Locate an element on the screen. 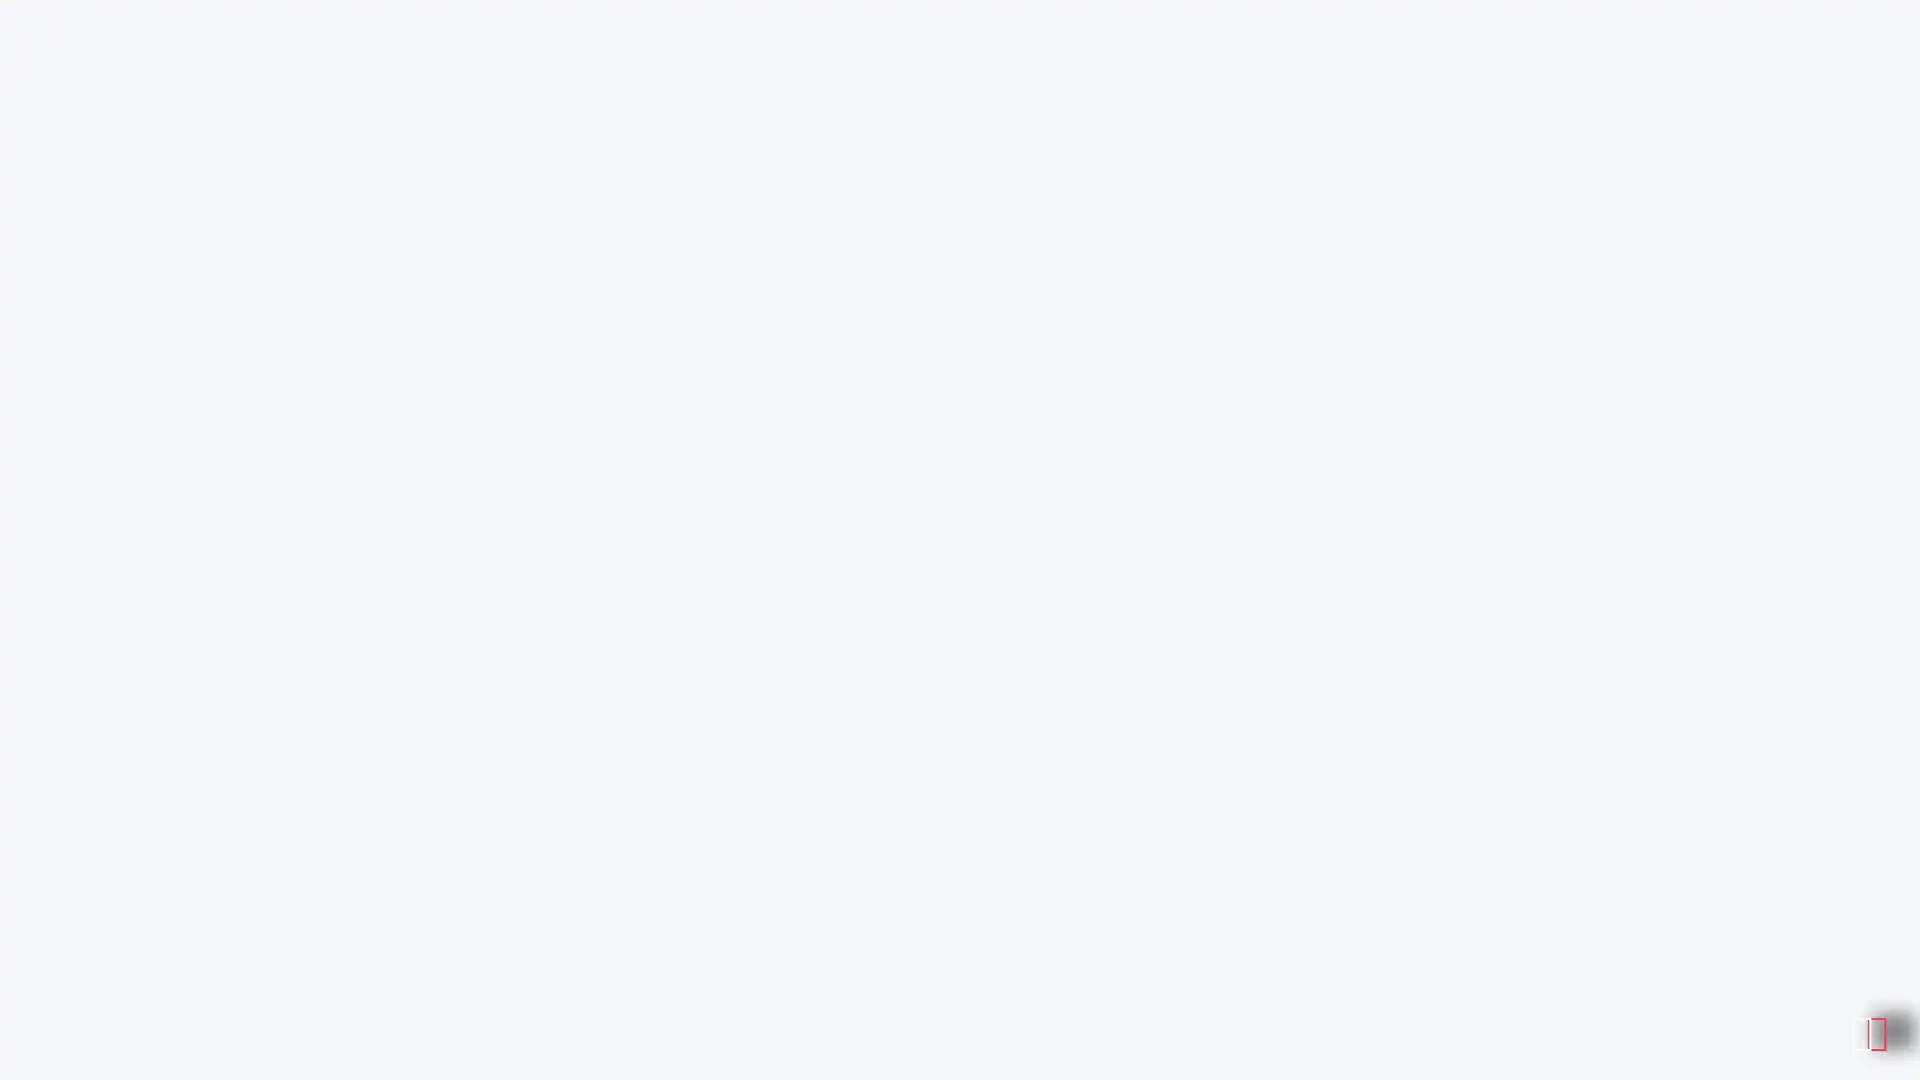  Dismiss Message is located at coordinates (1815, 1003).